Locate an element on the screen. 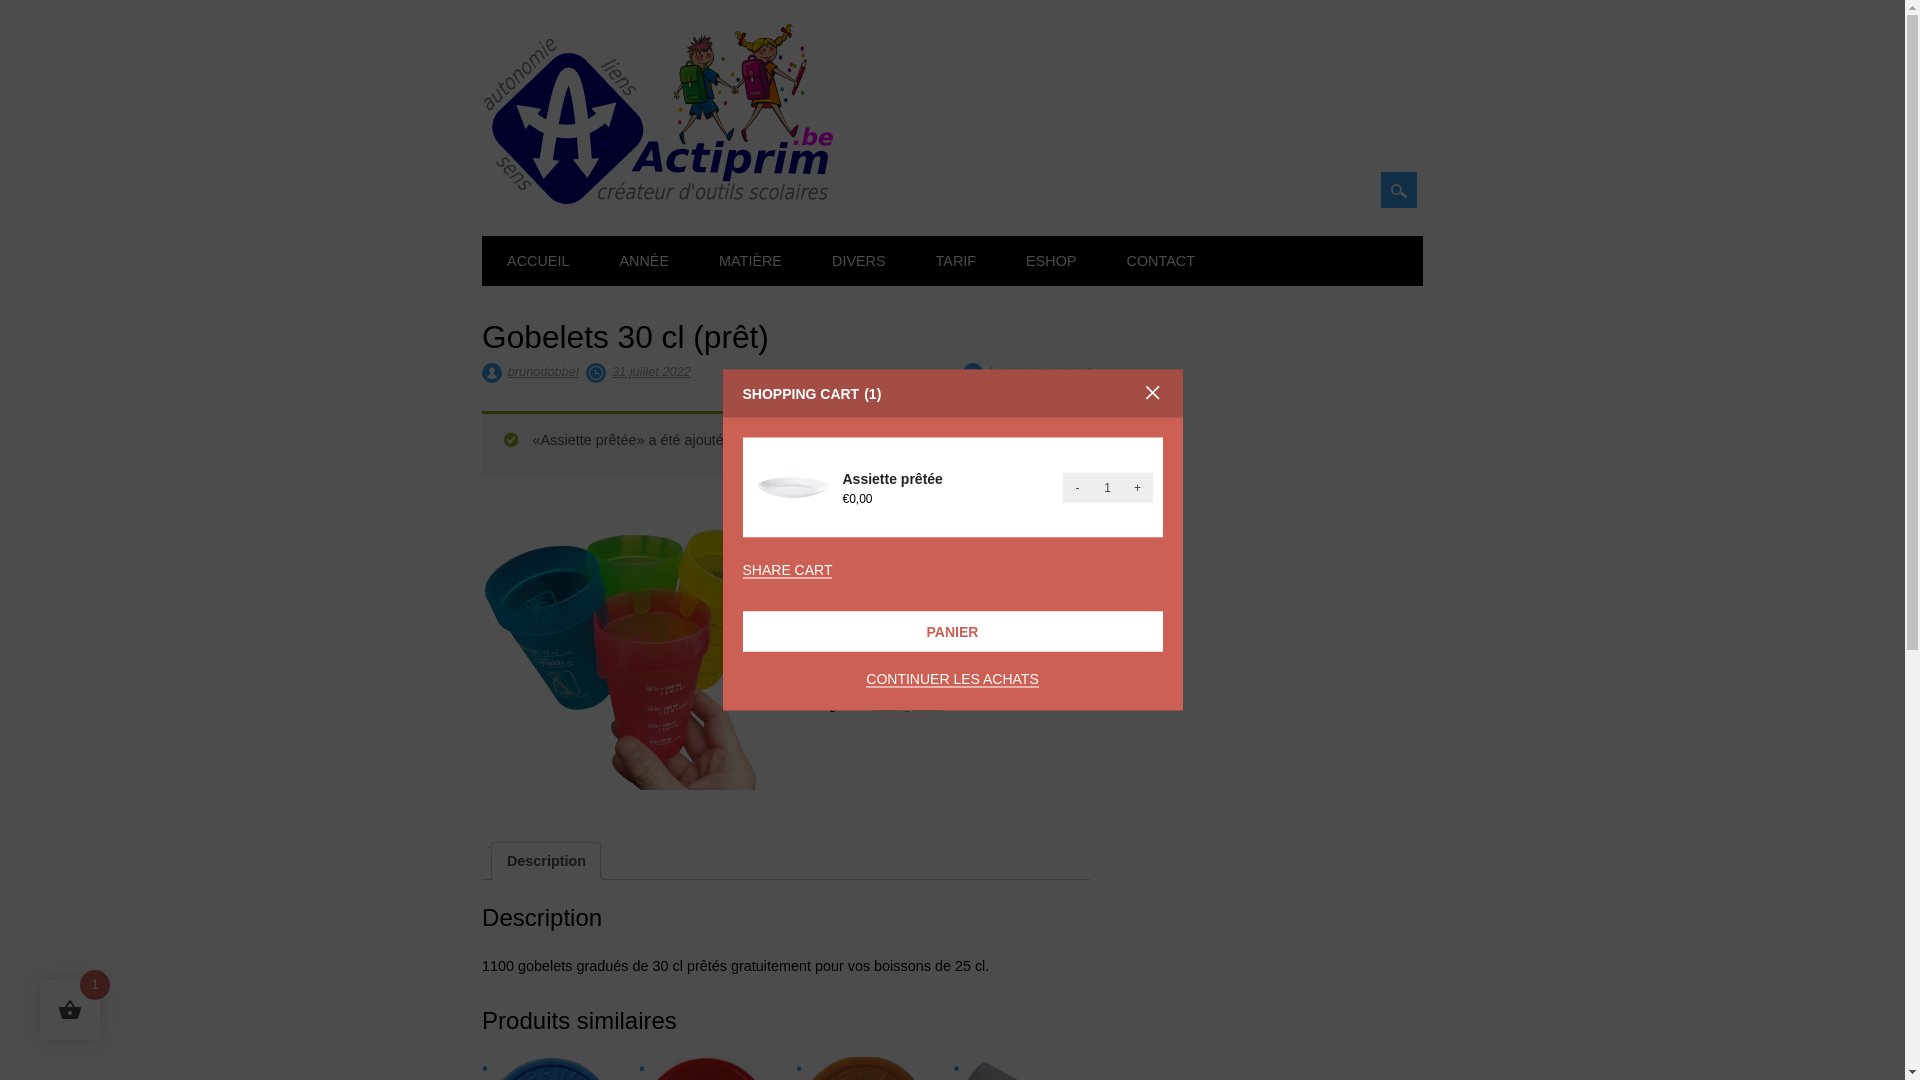 The height and width of the screenshot is (1080, 1920). 'Description' is located at coordinates (546, 859).